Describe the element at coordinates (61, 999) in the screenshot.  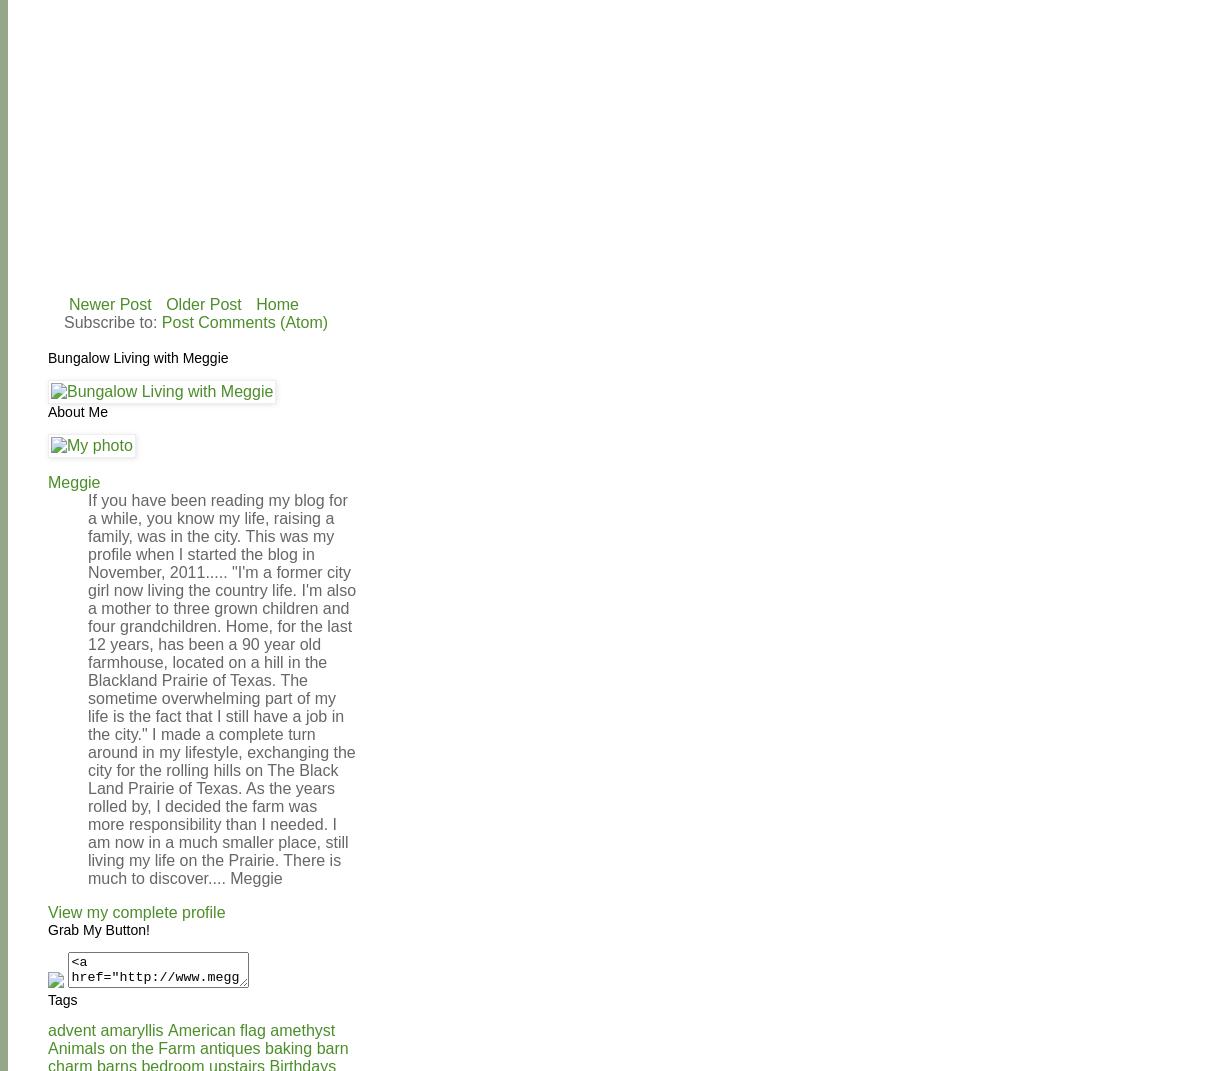
I see `'Tags'` at that location.